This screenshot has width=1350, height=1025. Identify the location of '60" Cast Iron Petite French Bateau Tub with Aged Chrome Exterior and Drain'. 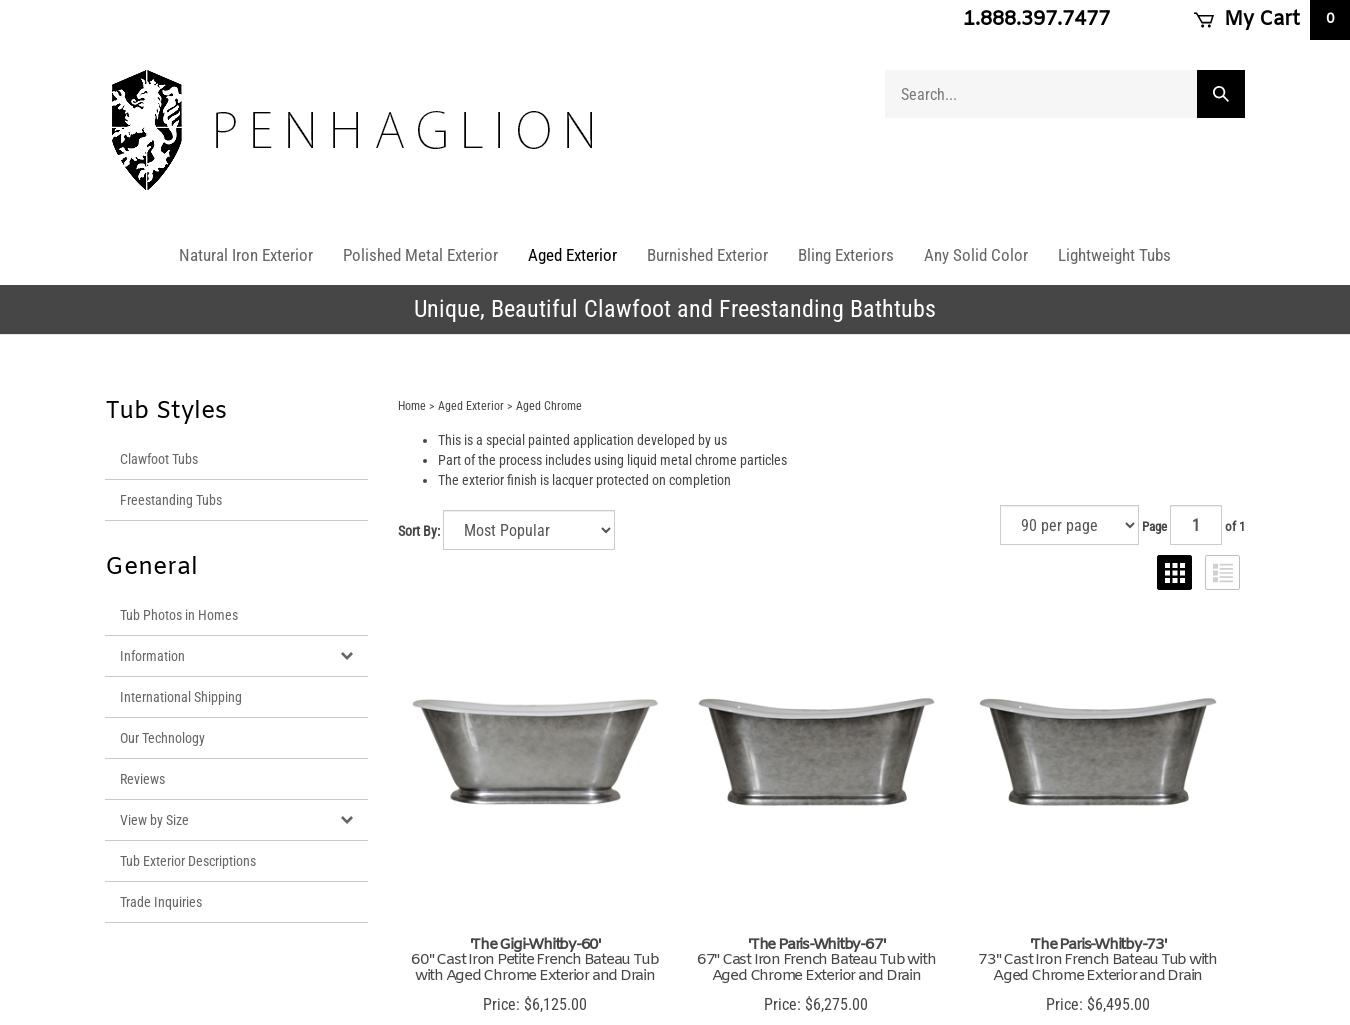
(533, 967).